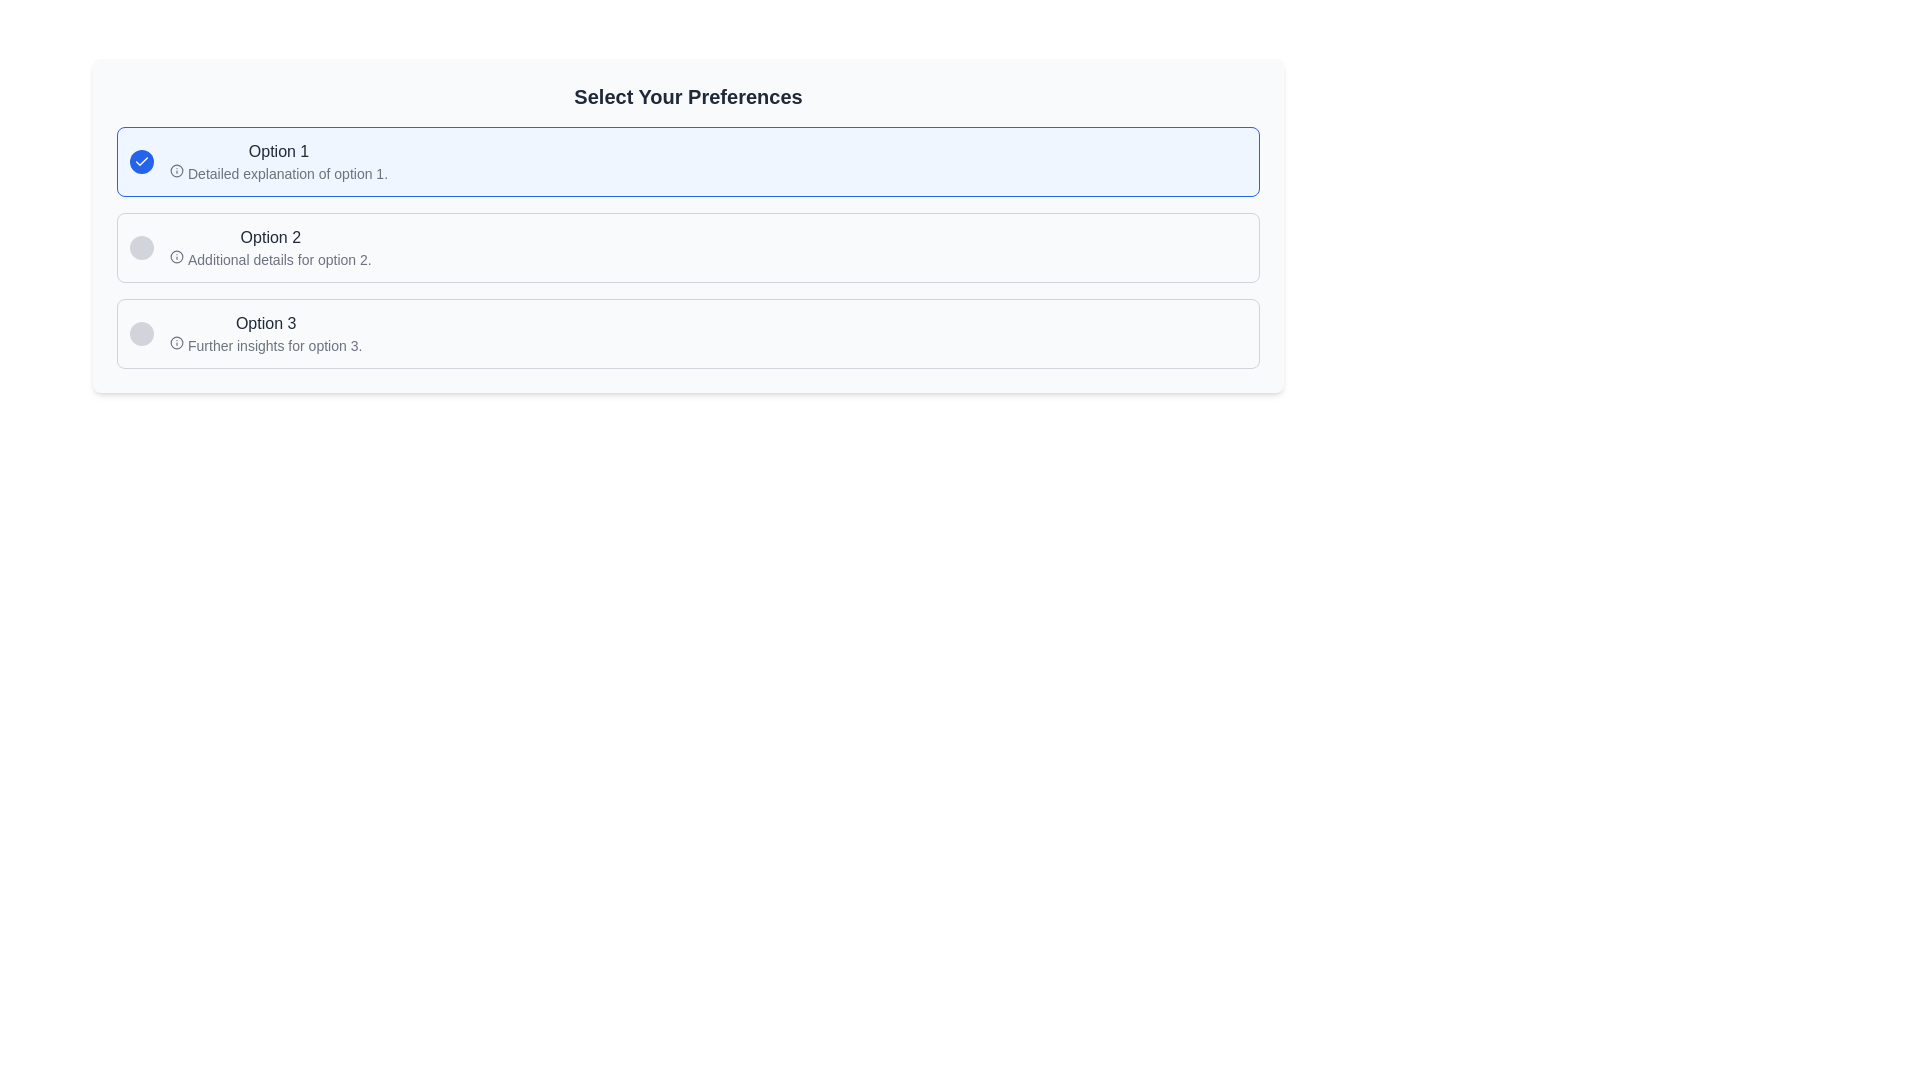  What do you see at coordinates (265, 345) in the screenshot?
I see `the textual description 'Further insights for option 3.' accompanied by an information icon, located beneath the 'Option 3' text` at bounding box center [265, 345].